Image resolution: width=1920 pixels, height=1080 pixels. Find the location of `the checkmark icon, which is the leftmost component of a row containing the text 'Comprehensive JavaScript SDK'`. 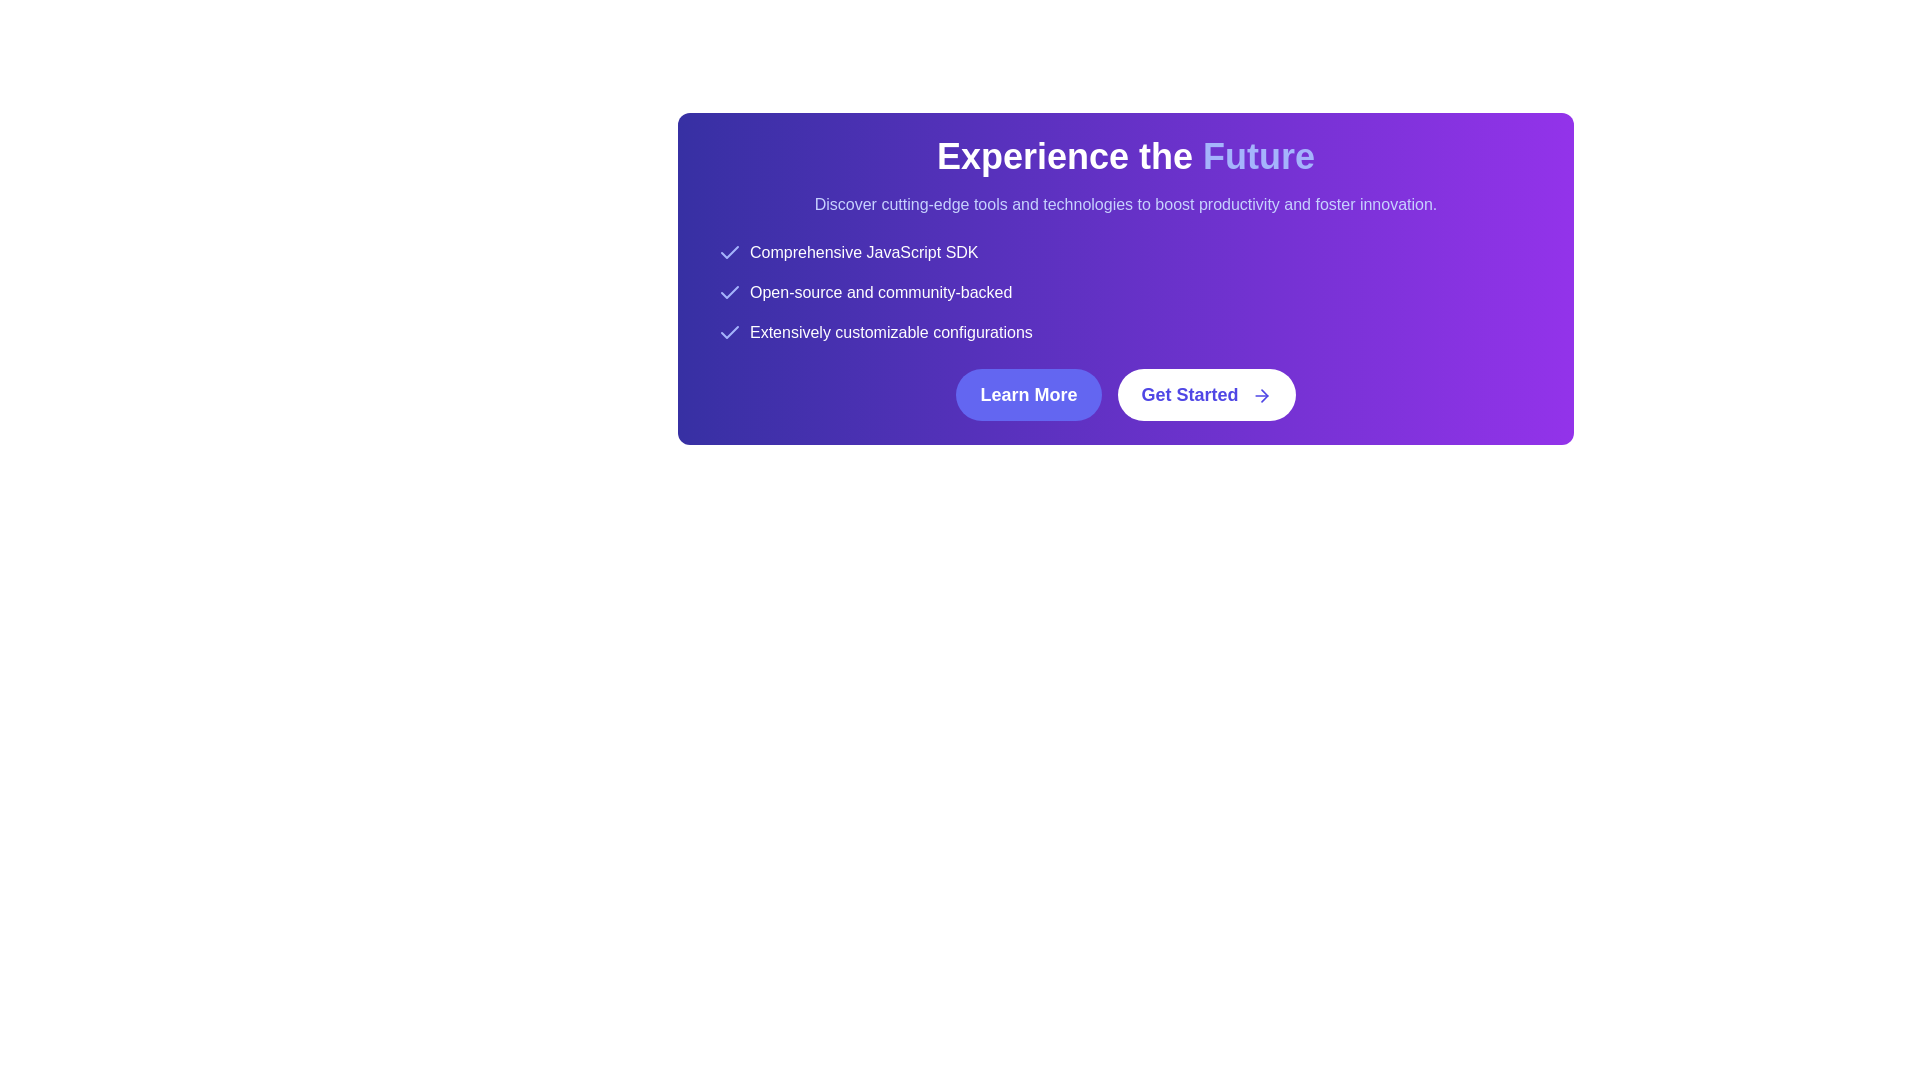

the checkmark icon, which is the leftmost component of a row containing the text 'Comprehensive JavaScript SDK' is located at coordinates (728, 252).